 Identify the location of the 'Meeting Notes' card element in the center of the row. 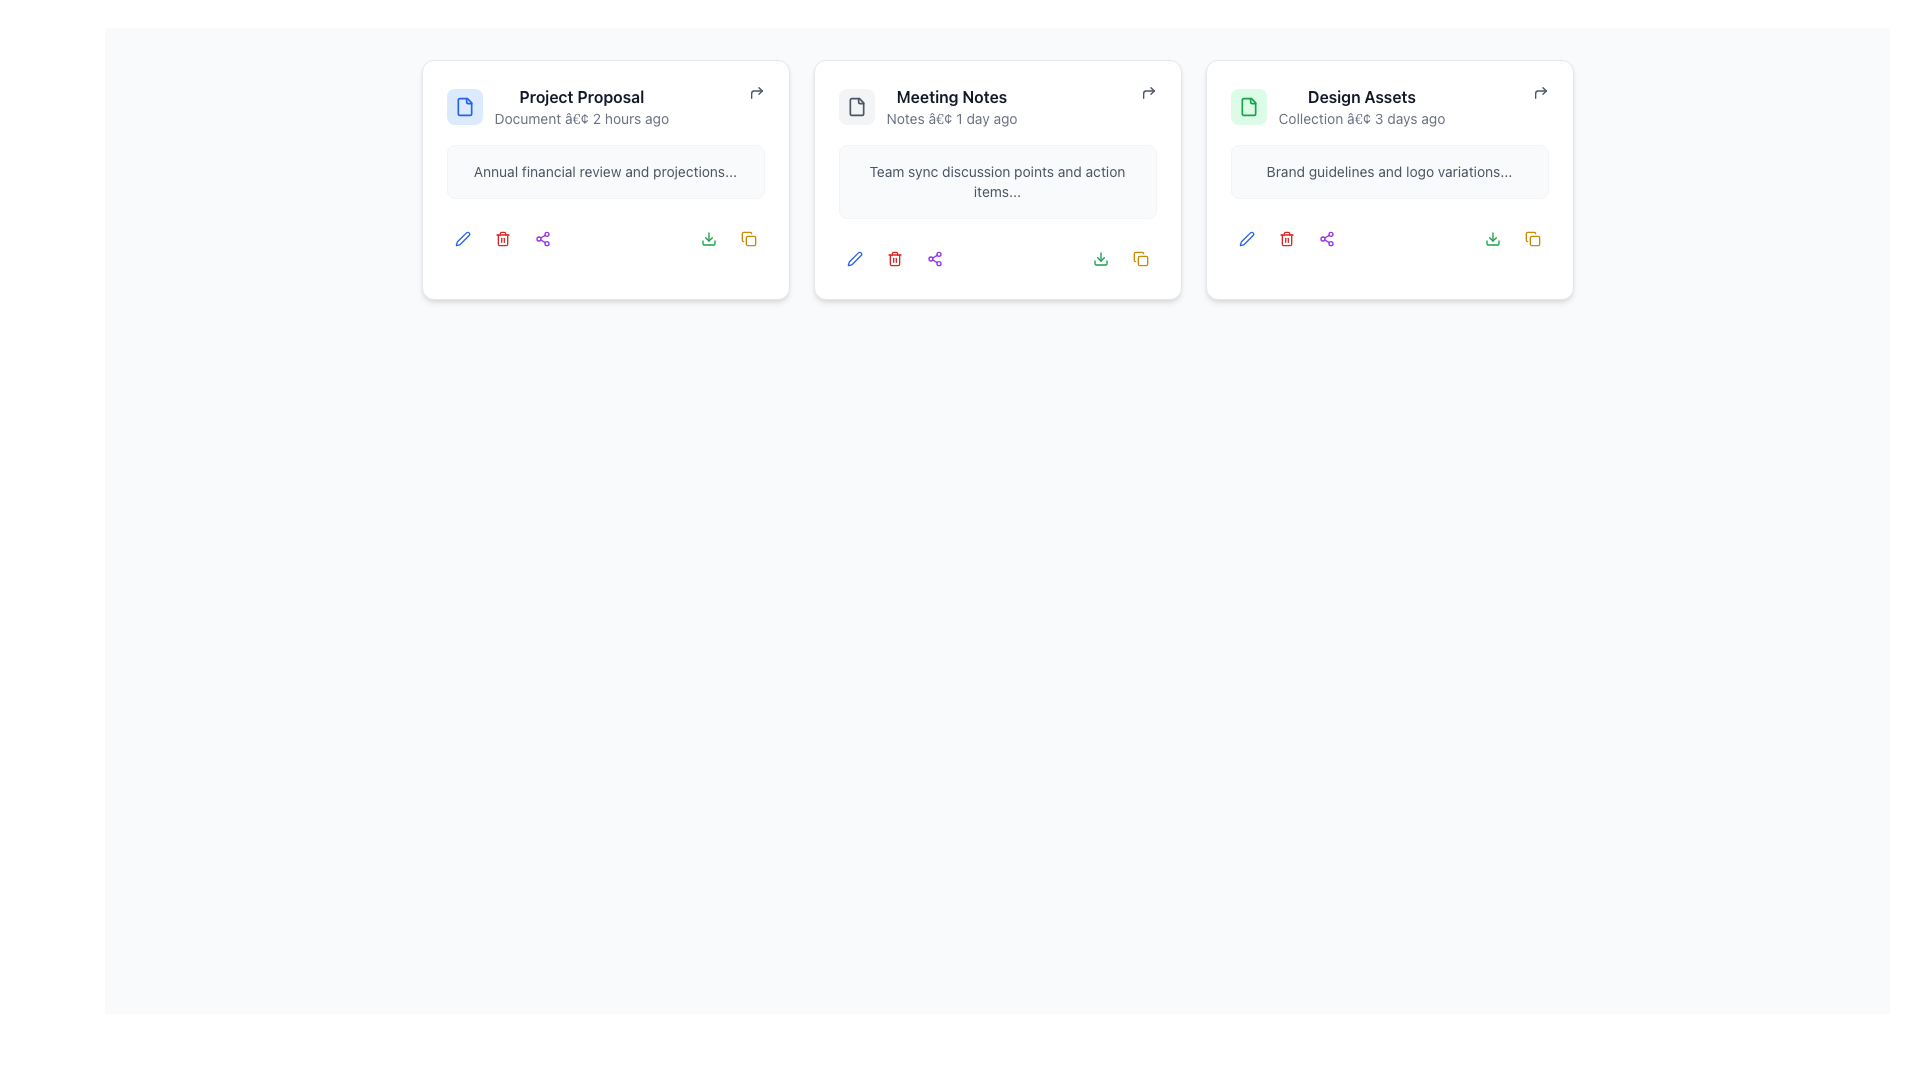
(997, 107).